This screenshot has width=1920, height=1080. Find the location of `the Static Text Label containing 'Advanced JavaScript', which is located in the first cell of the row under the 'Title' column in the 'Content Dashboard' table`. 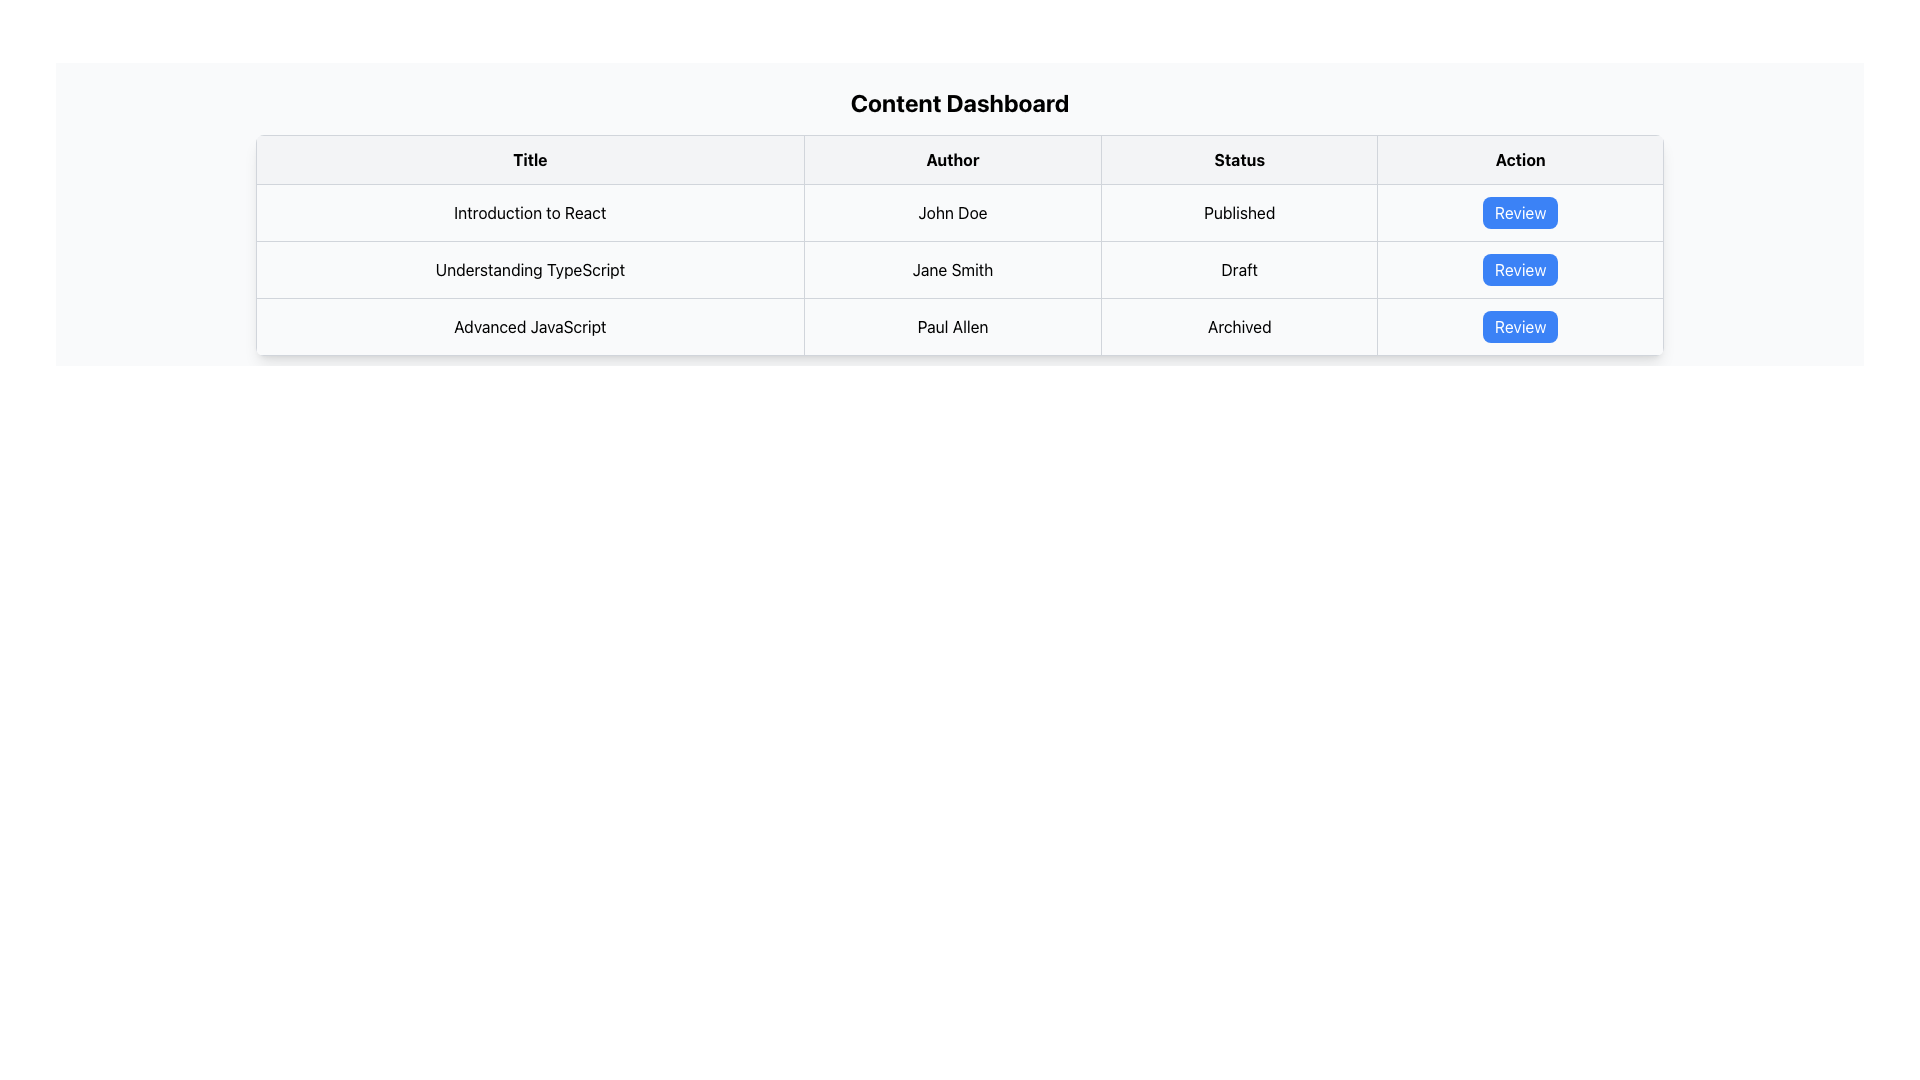

the Static Text Label containing 'Advanced JavaScript', which is located in the first cell of the row under the 'Title' column in the 'Content Dashboard' table is located at coordinates (530, 326).